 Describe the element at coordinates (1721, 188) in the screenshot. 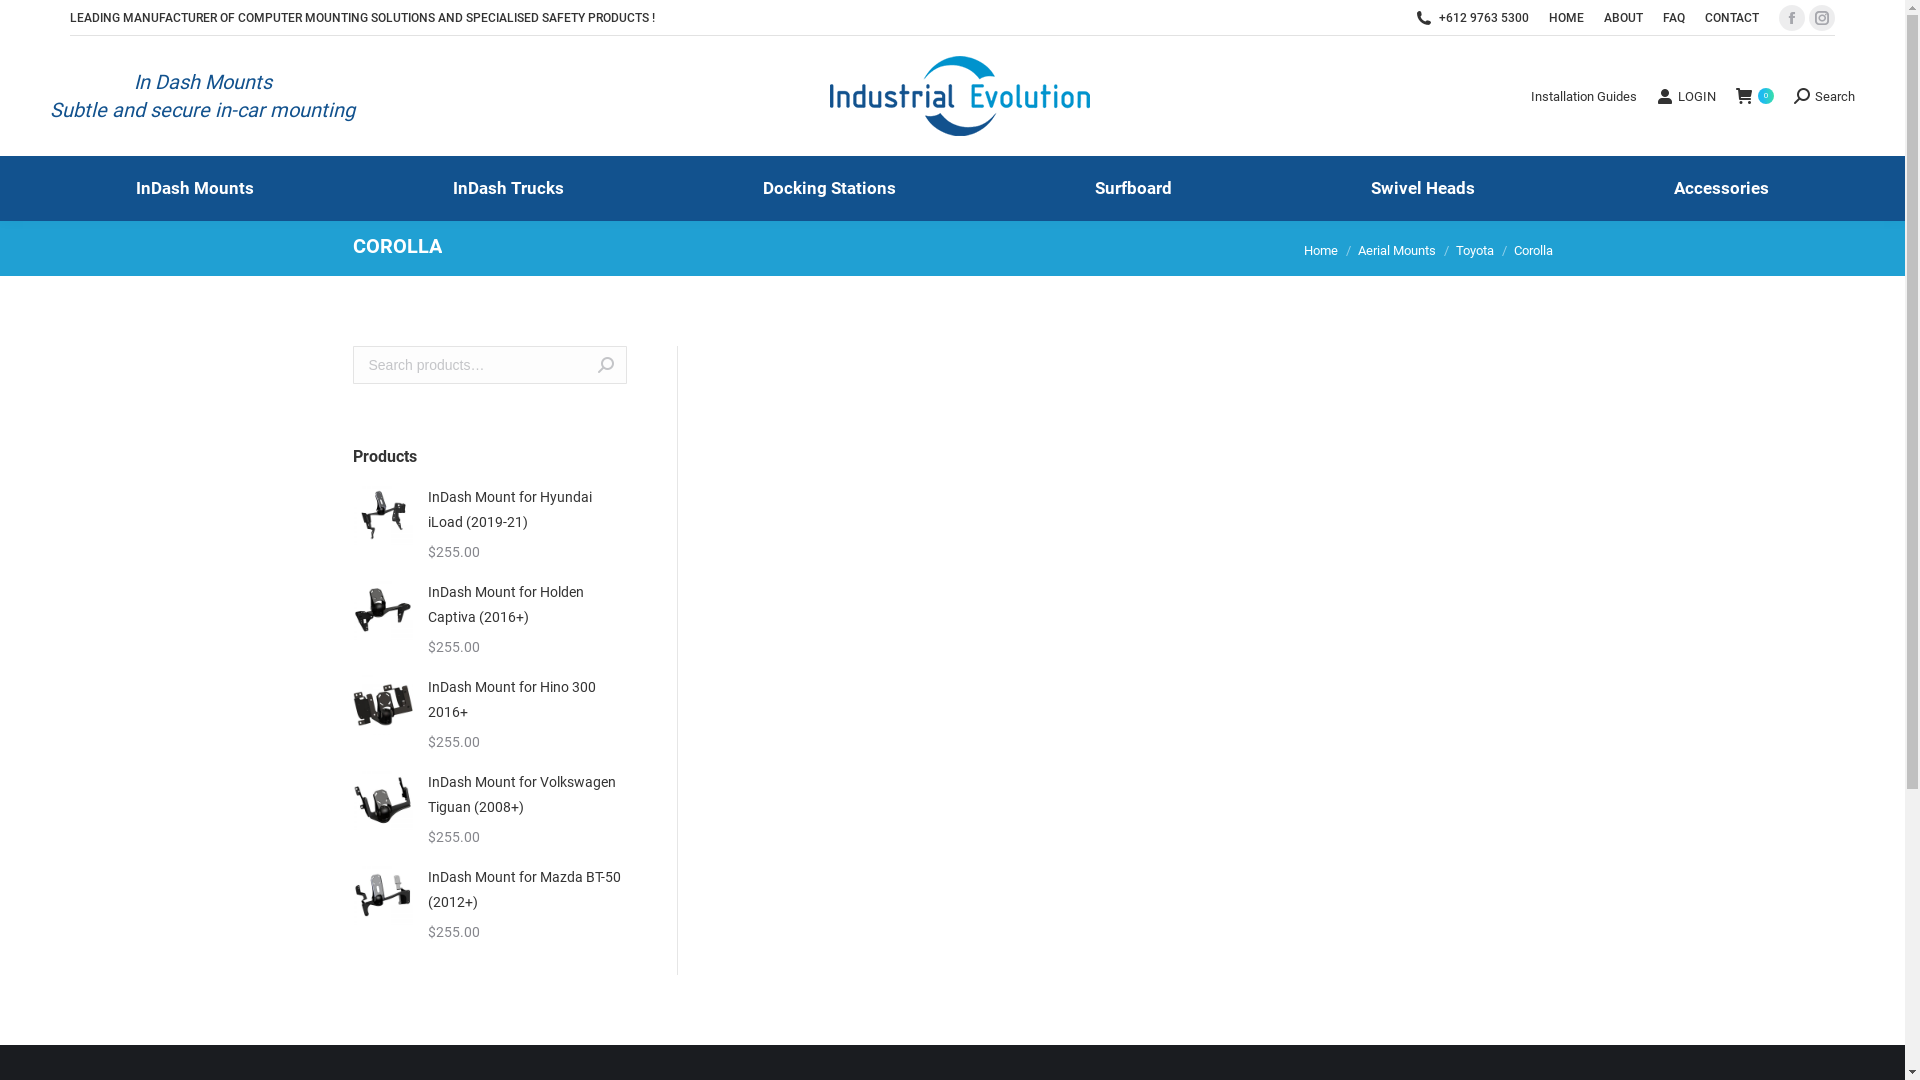

I see `'Accessories'` at that location.